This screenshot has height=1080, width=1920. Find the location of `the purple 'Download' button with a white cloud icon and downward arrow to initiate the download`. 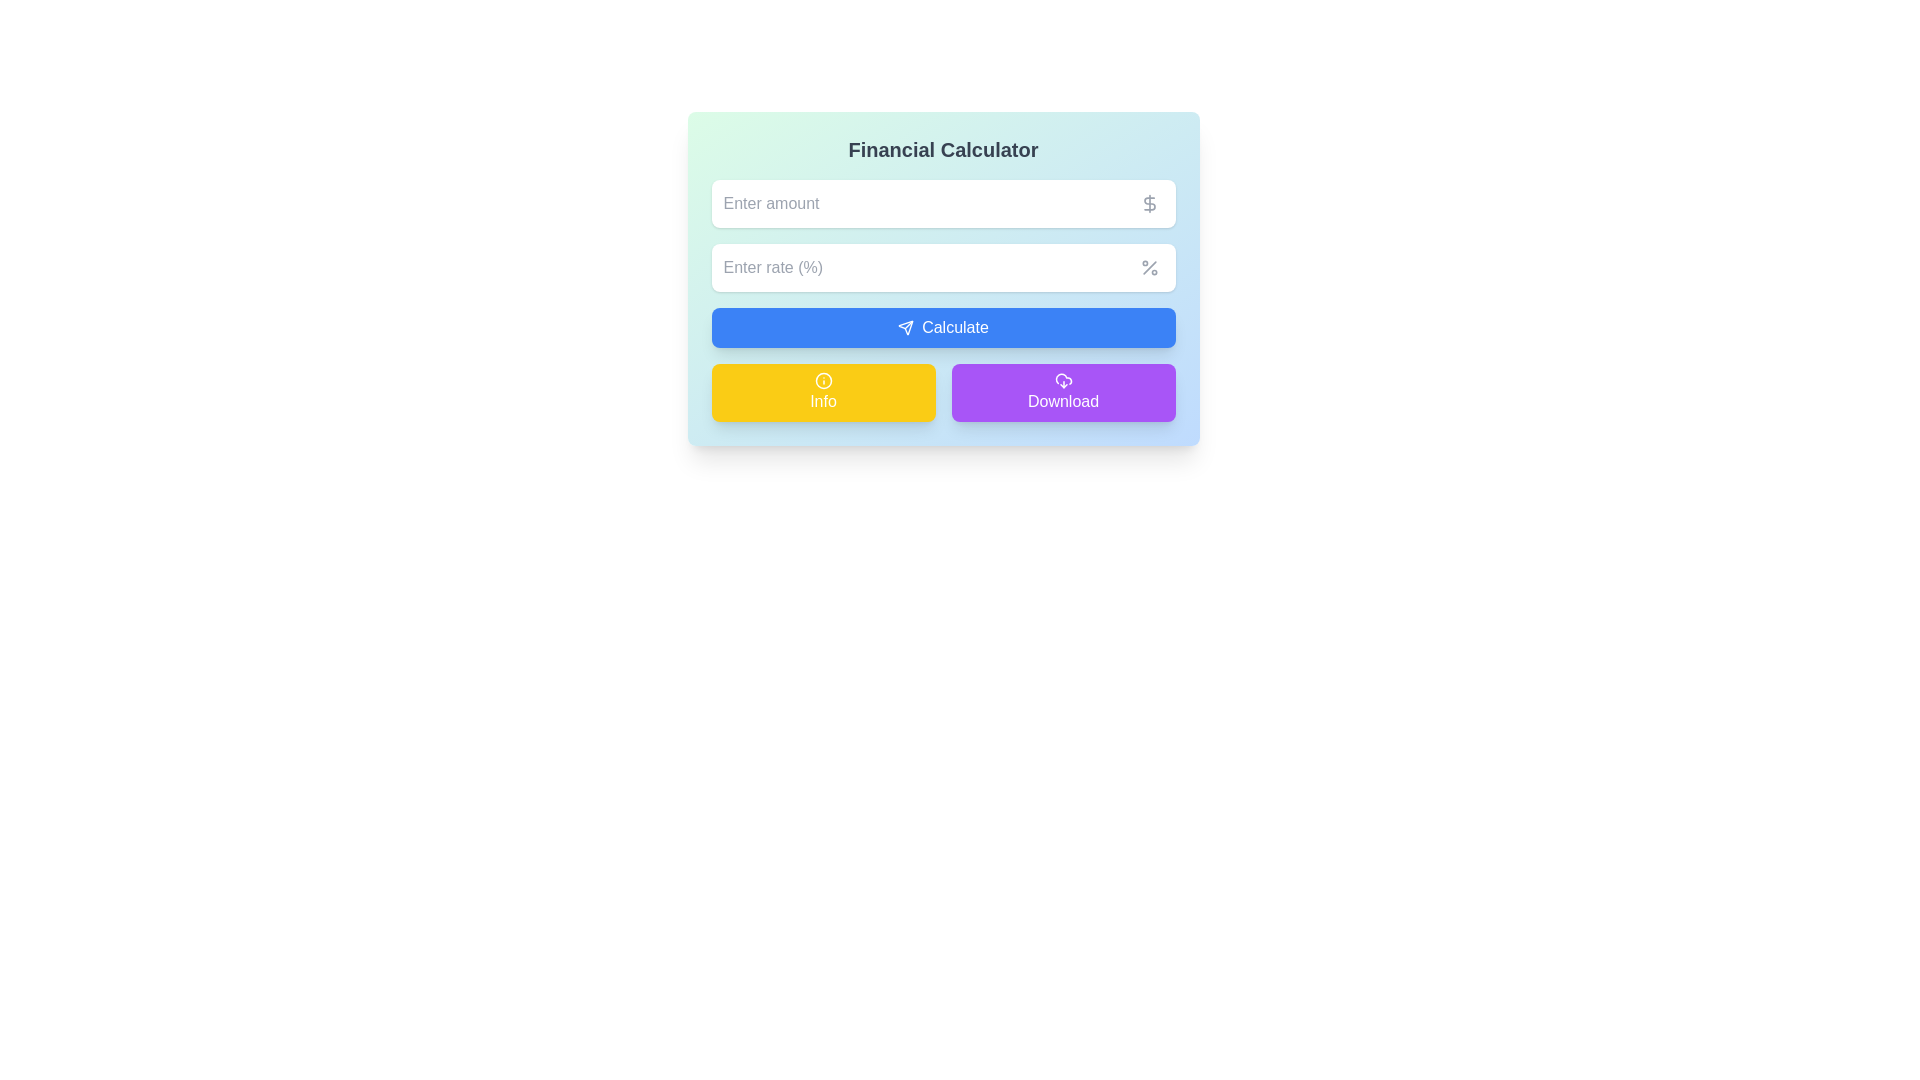

the purple 'Download' button with a white cloud icon and downward arrow to initiate the download is located at coordinates (1062, 393).